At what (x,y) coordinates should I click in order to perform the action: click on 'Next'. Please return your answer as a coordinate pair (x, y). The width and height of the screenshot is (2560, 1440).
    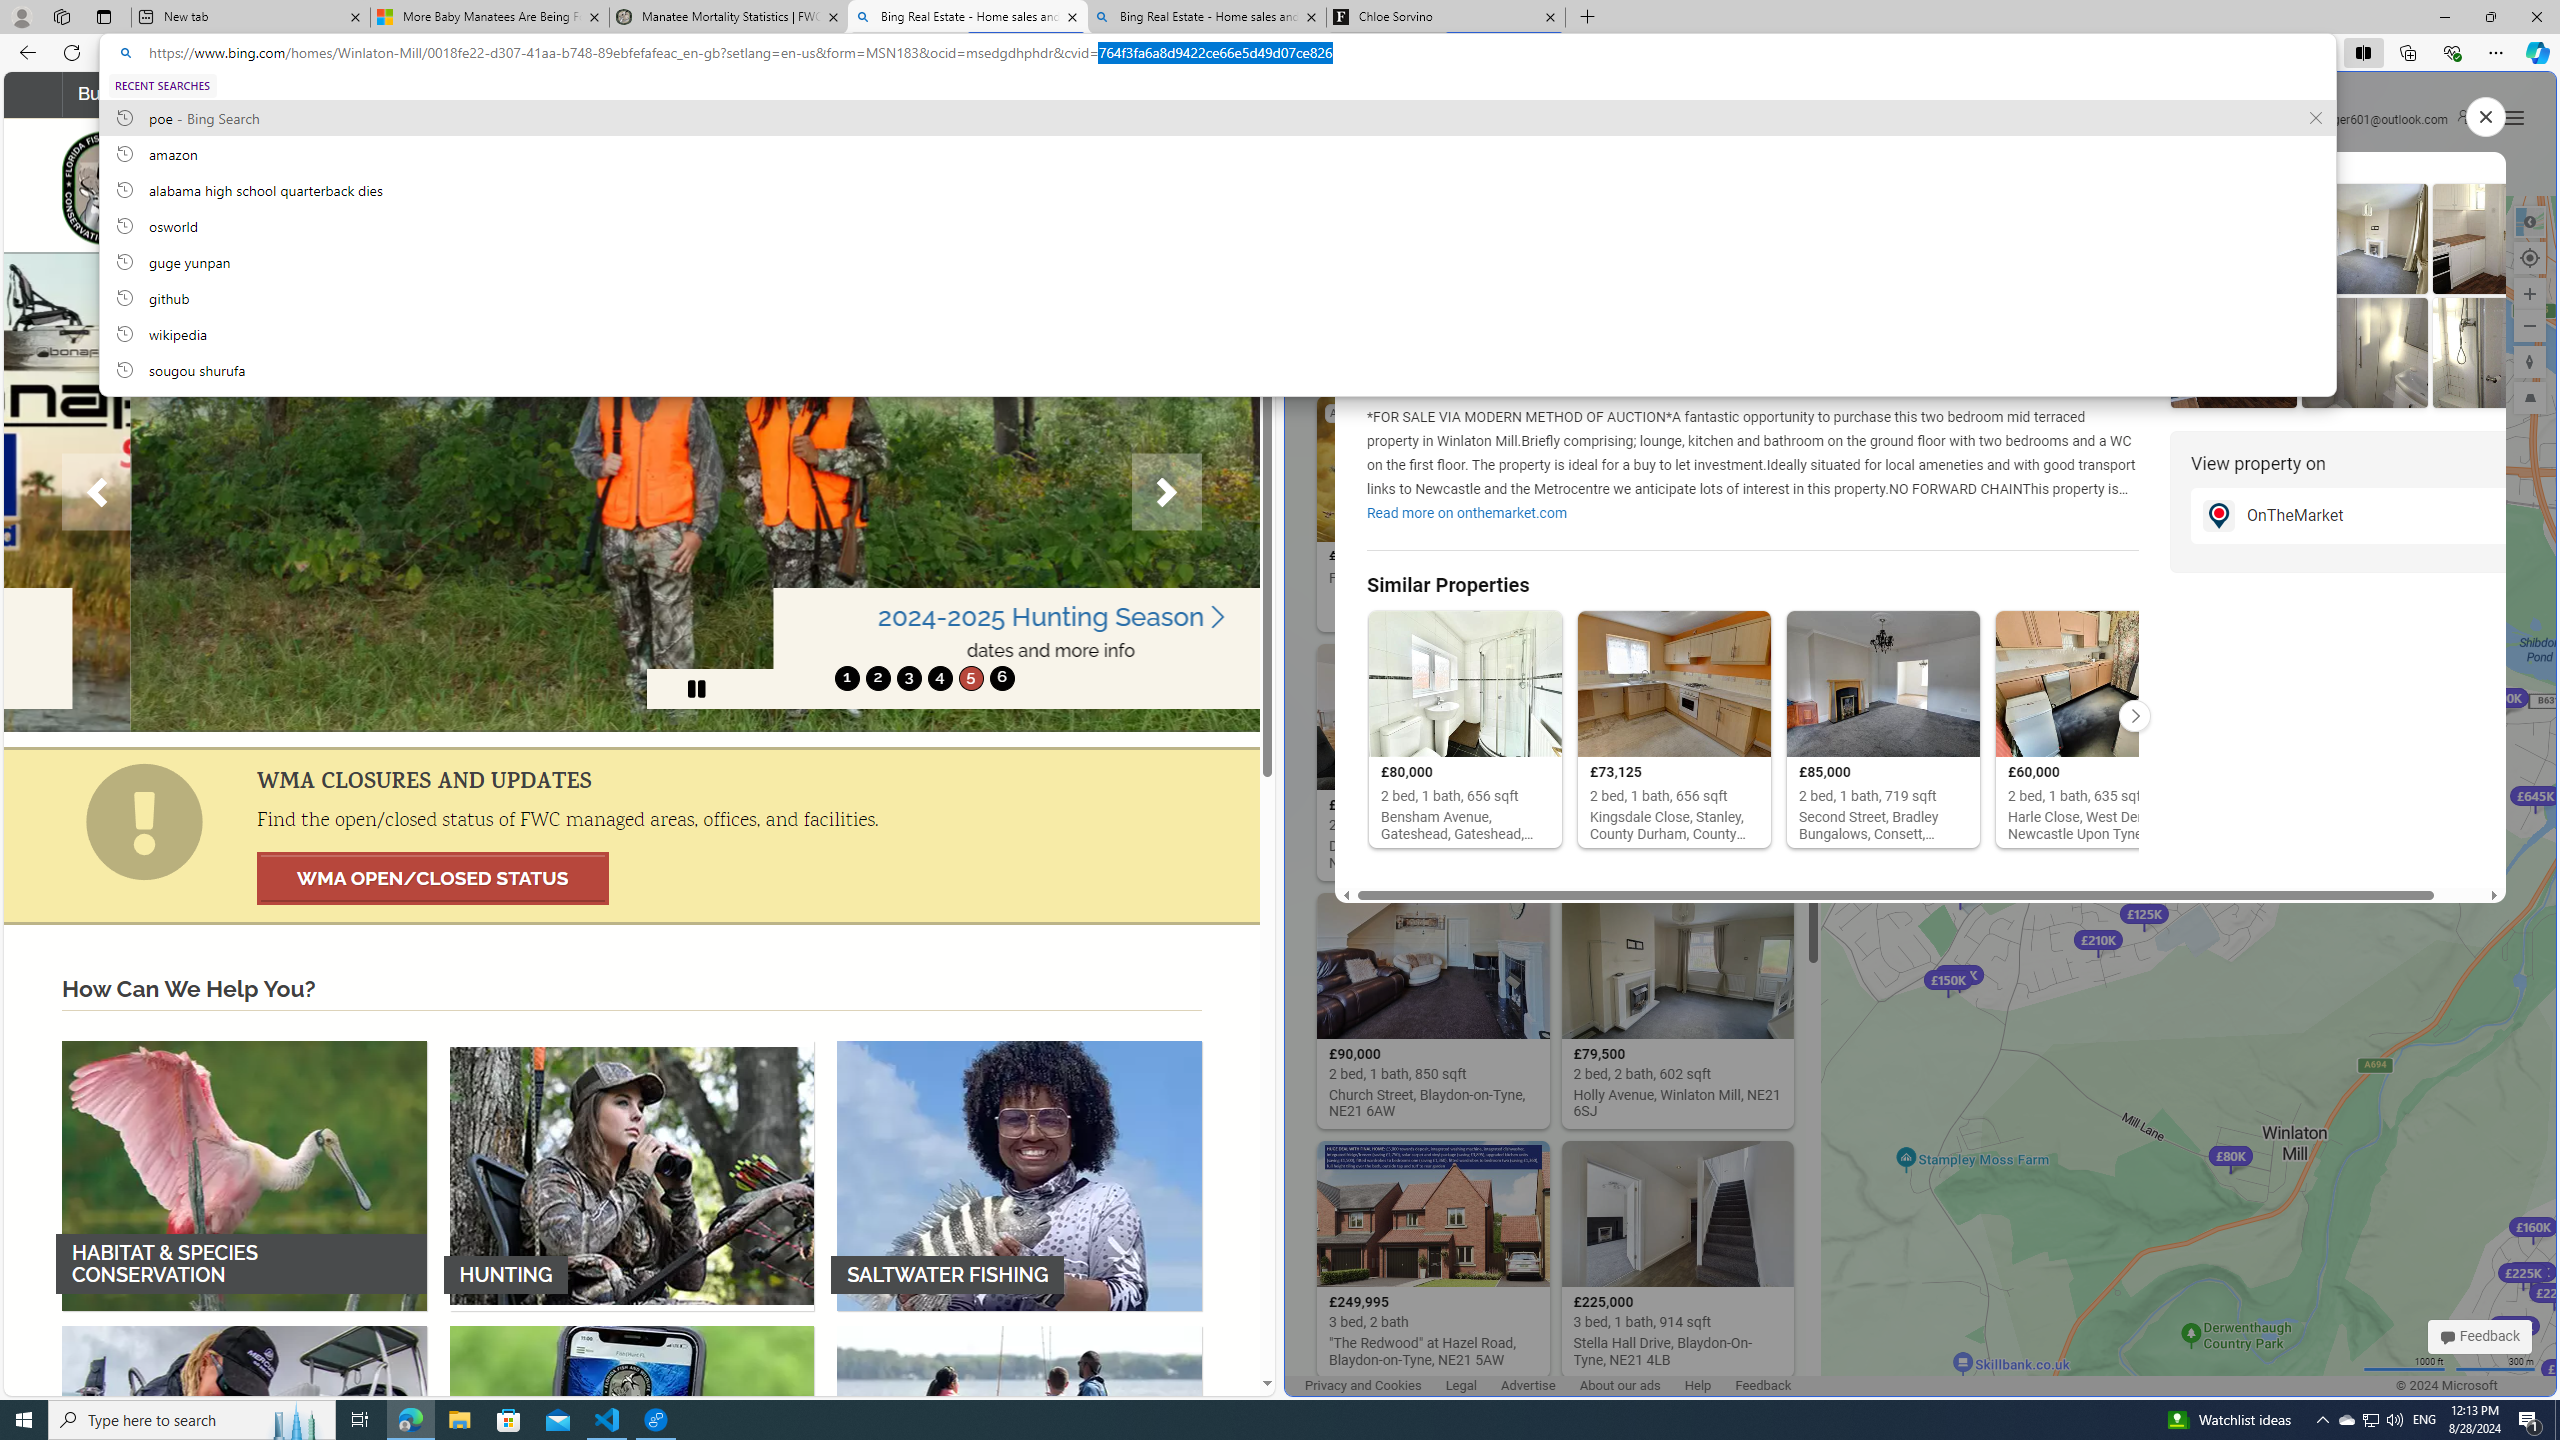
    Looking at the image, I should click on (1166, 491).